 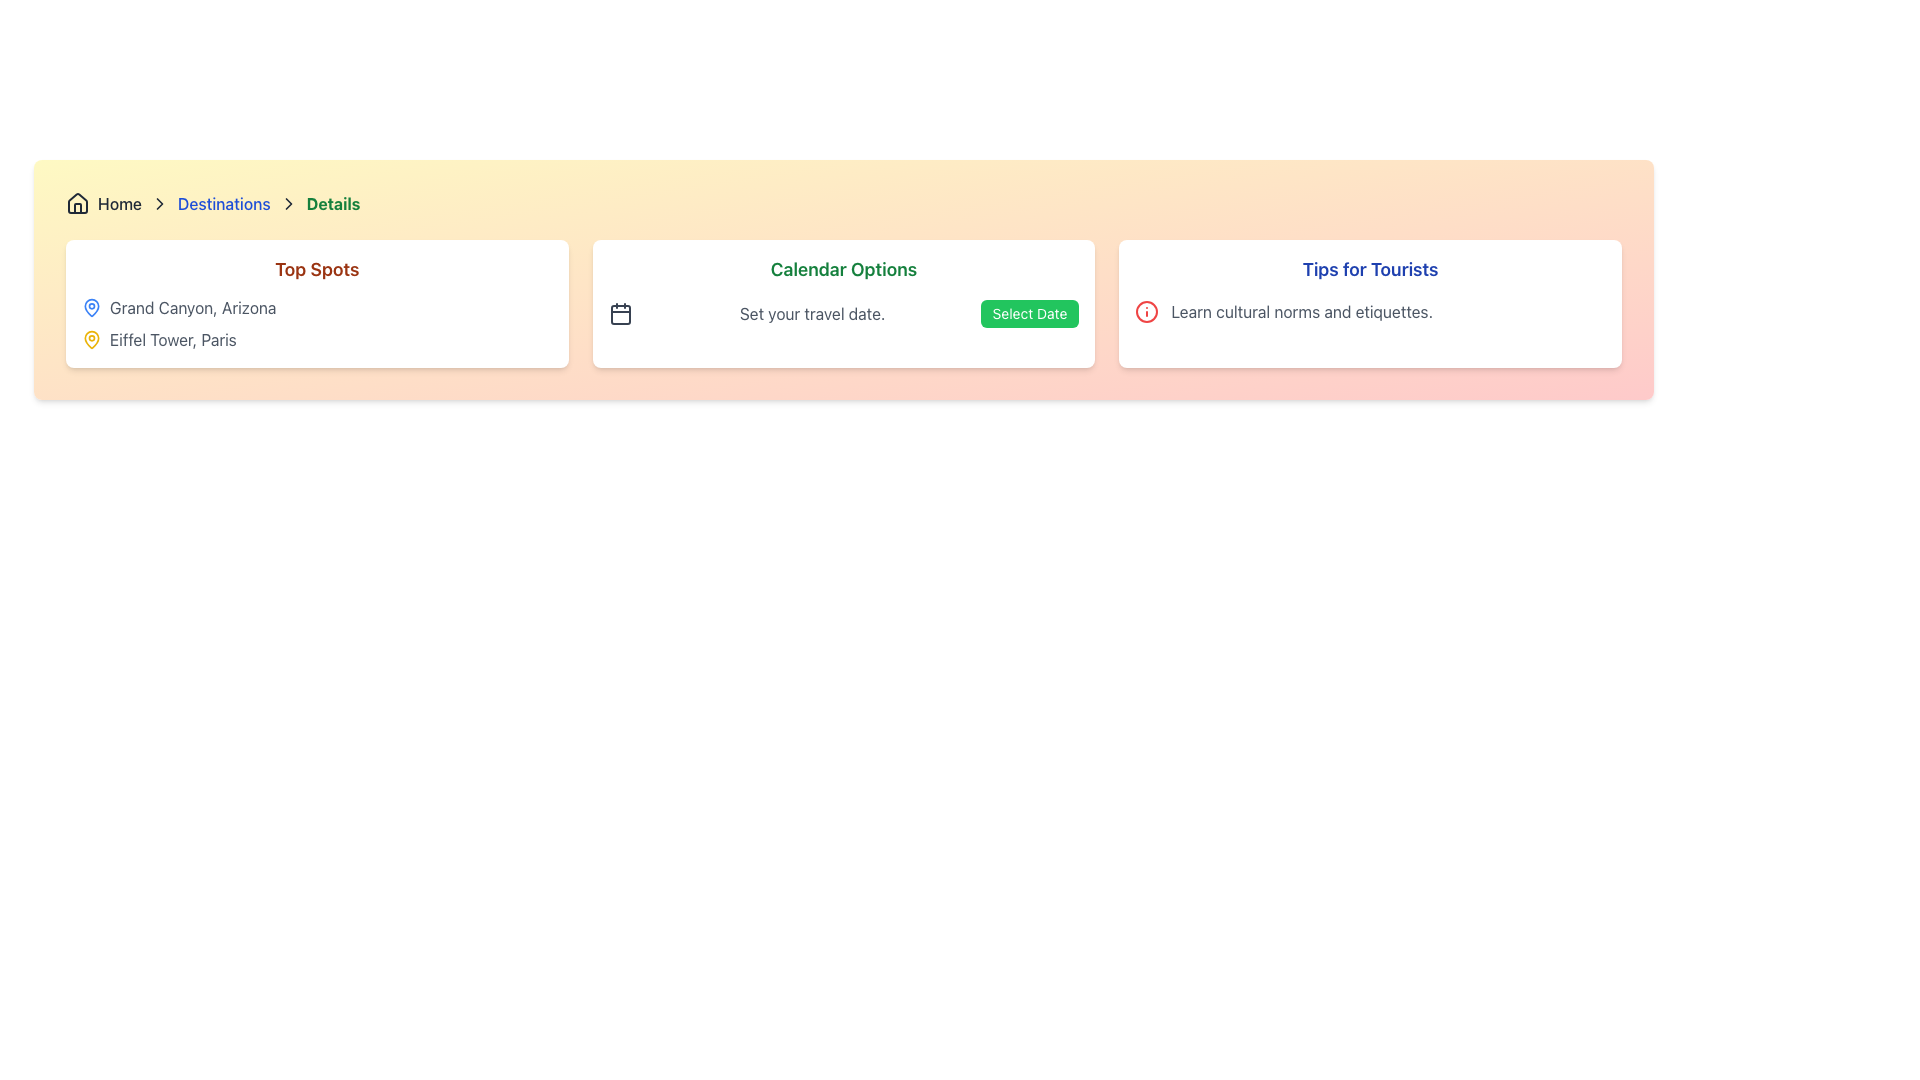 I want to click on the location mark icon for the Grand Canyon, Arizona, which is the first icon in the list under the 'Top Spots' heading, so click(x=90, y=308).